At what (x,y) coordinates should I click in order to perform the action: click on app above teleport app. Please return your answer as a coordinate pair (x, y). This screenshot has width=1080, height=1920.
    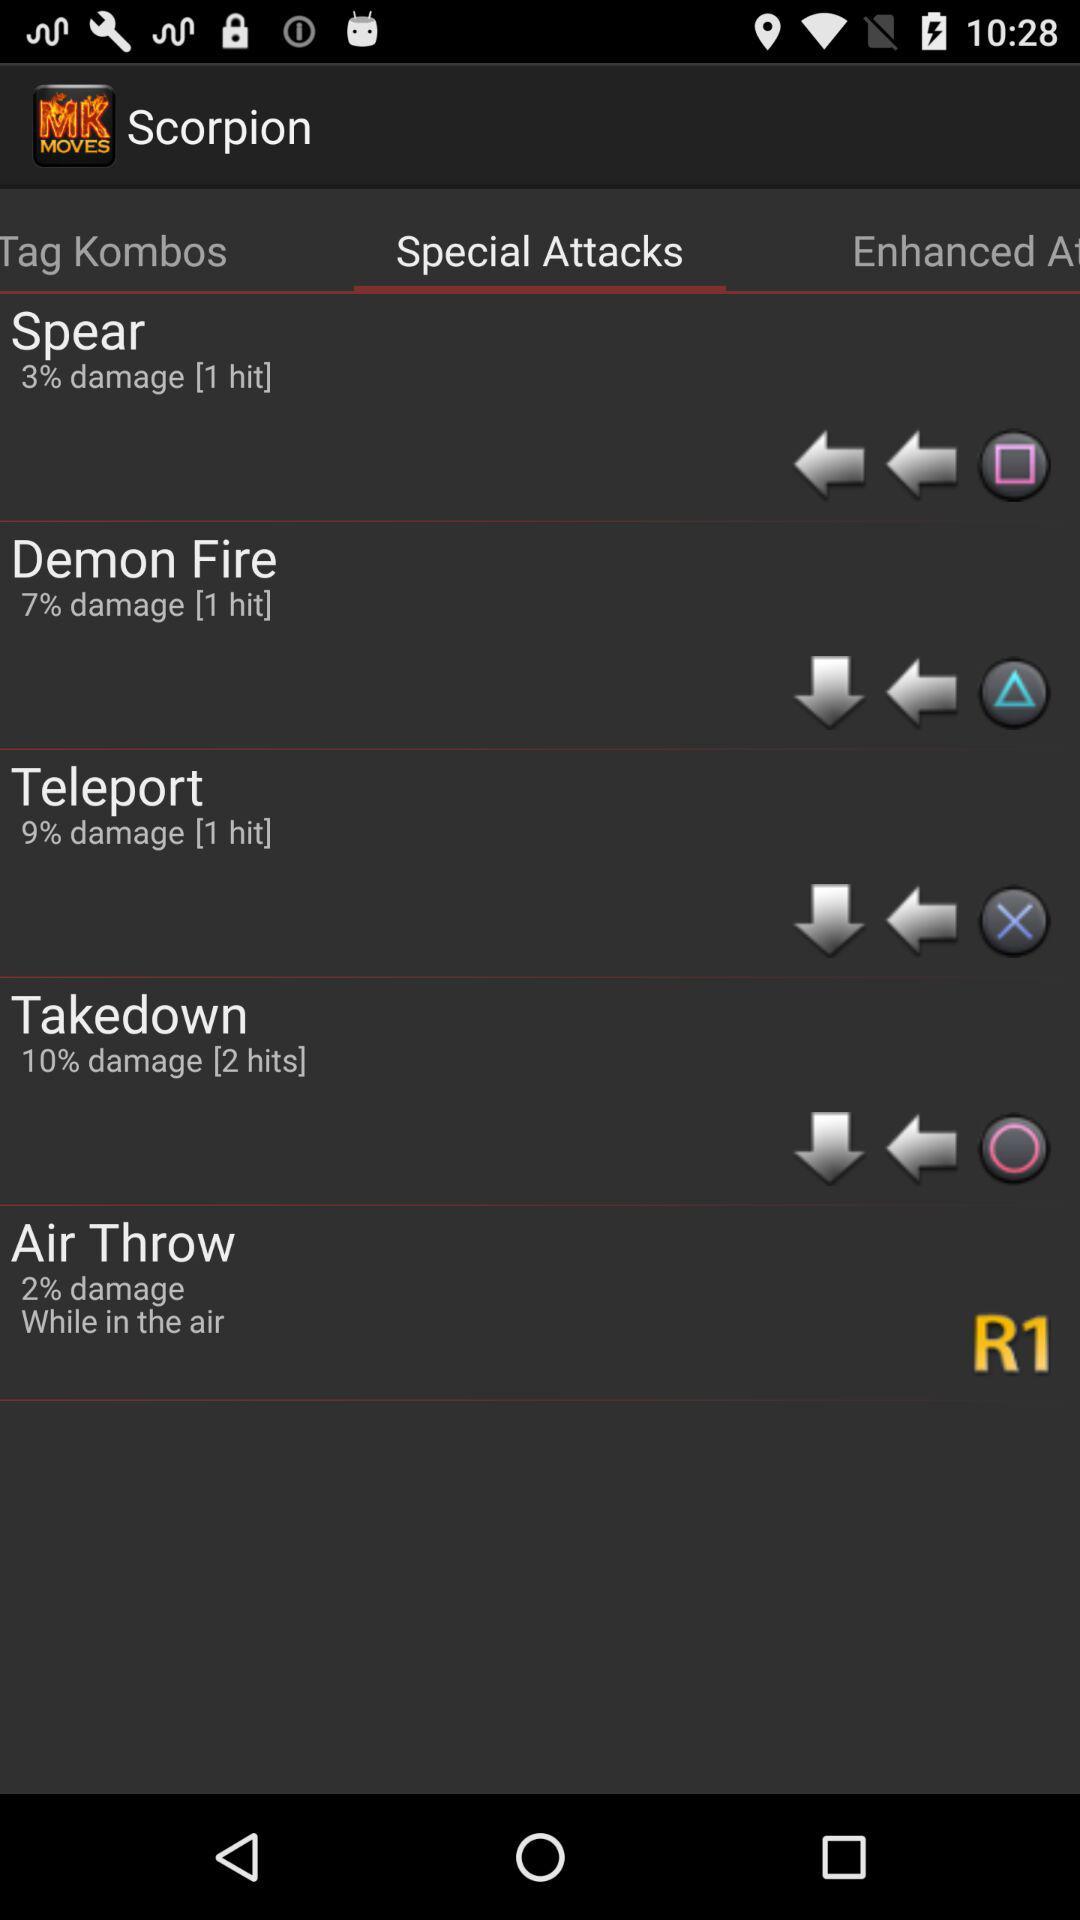
    Looking at the image, I should click on (142, 556).